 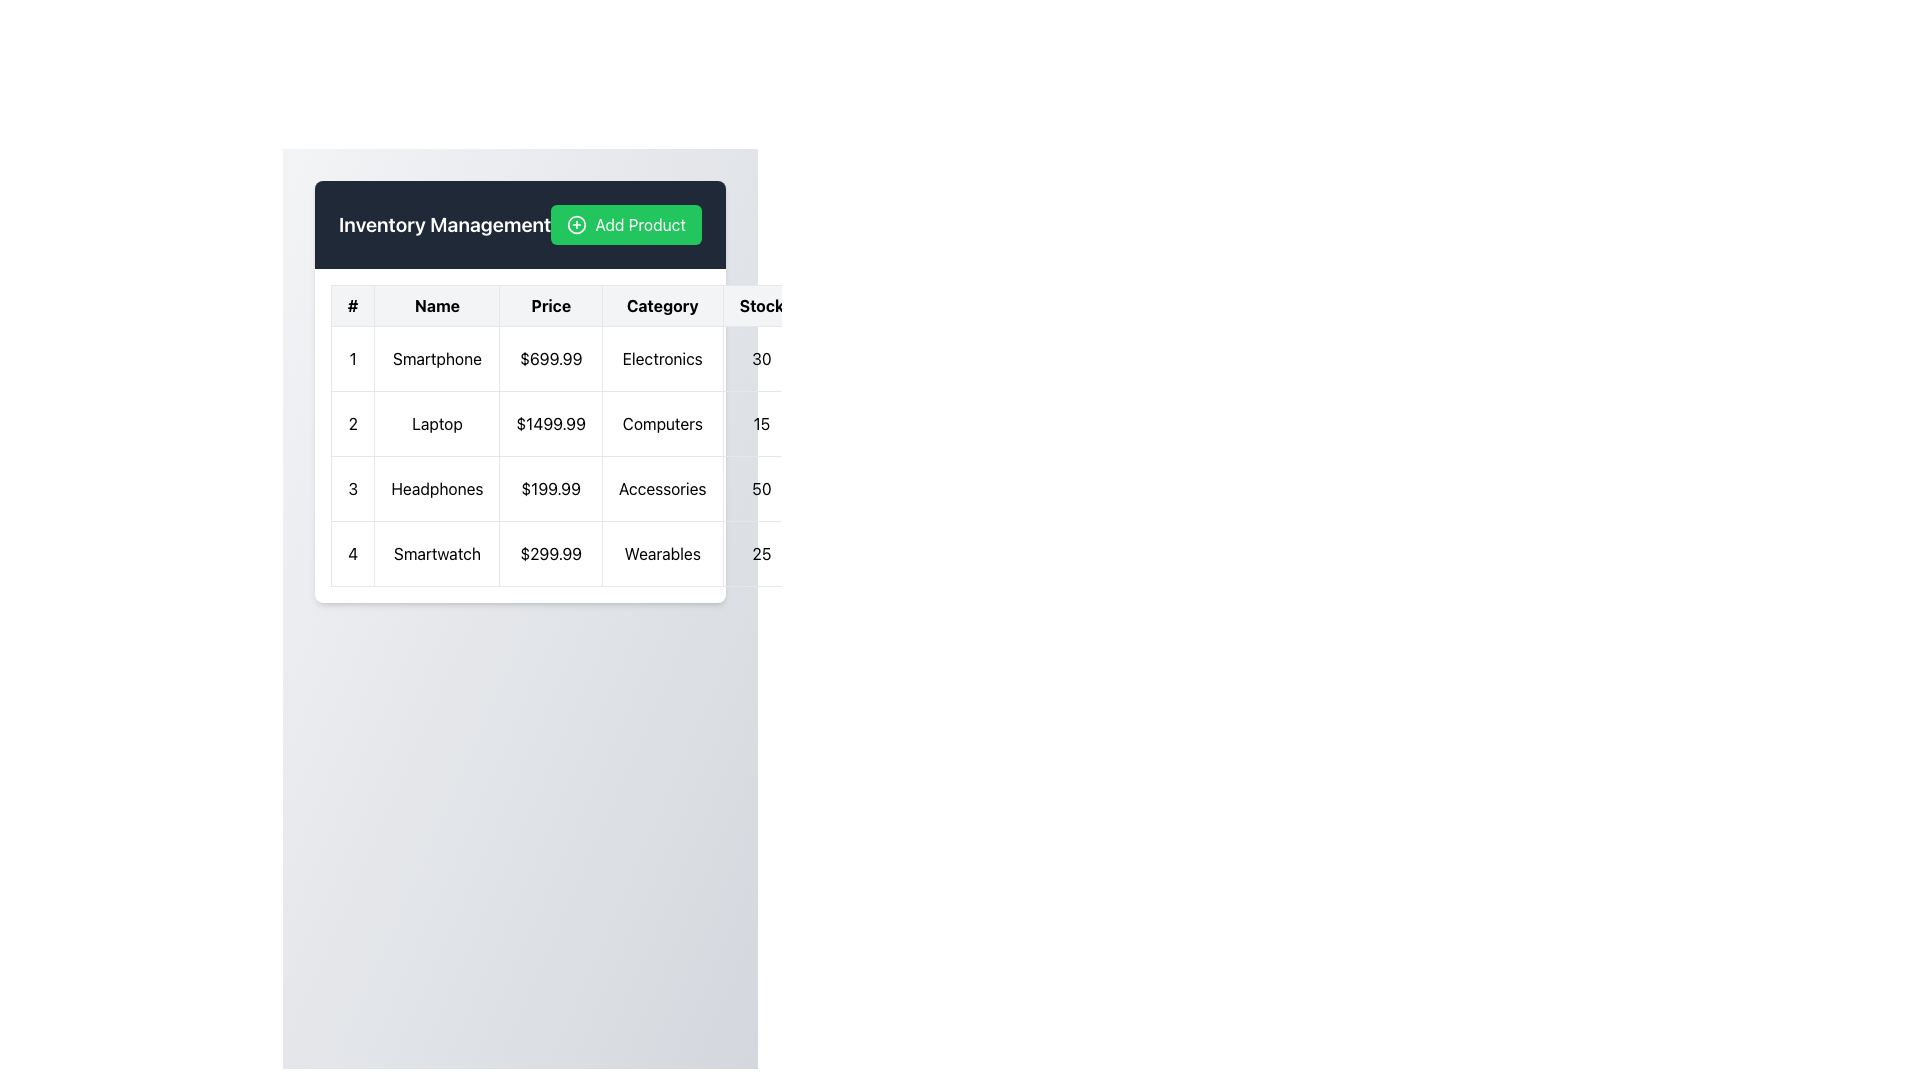 I want to click on the 'Smartwatch' text display located in the fourth row under the 'Name' column of the product inventory table, so click(x=436, y=554).